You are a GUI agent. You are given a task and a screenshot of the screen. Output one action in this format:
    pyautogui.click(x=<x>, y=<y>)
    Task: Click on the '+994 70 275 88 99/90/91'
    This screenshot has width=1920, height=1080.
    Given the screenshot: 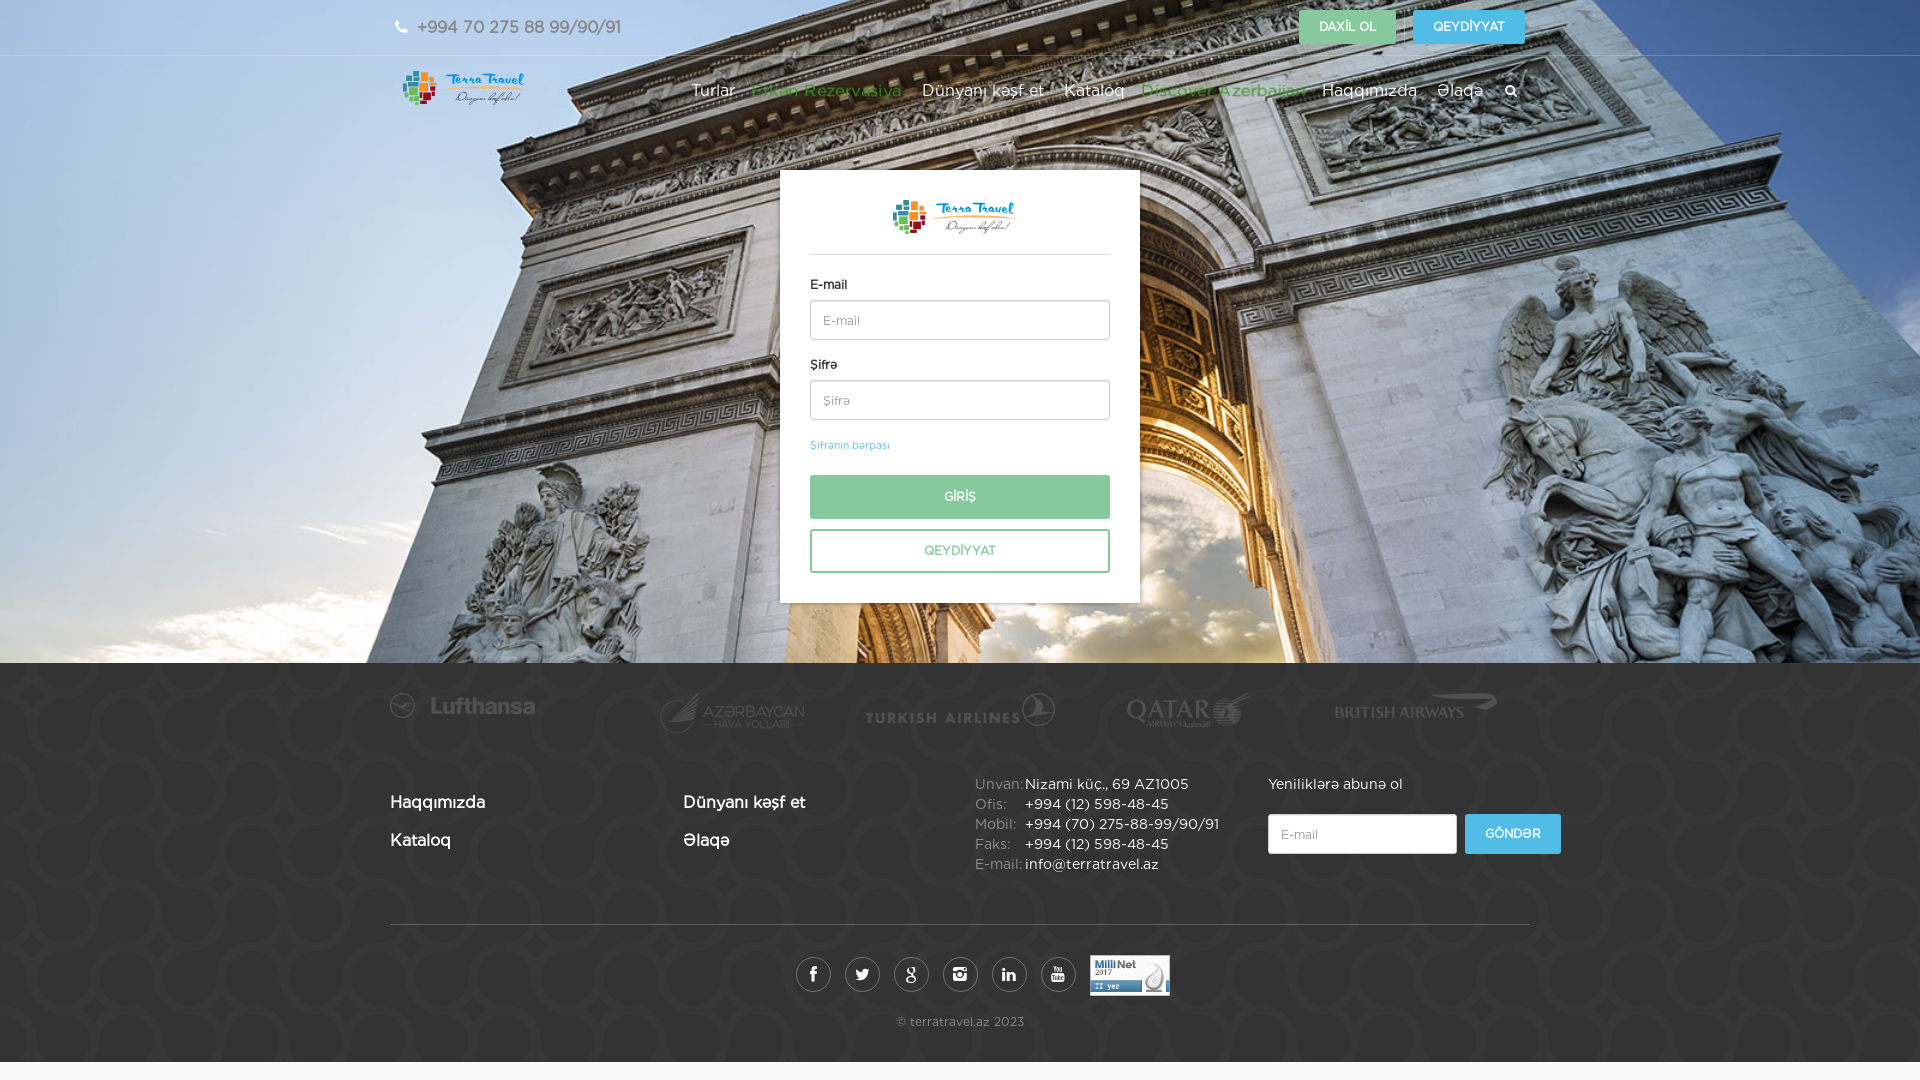 What is the action you would take?
    pyautogui.click(x=518, y=27)
    